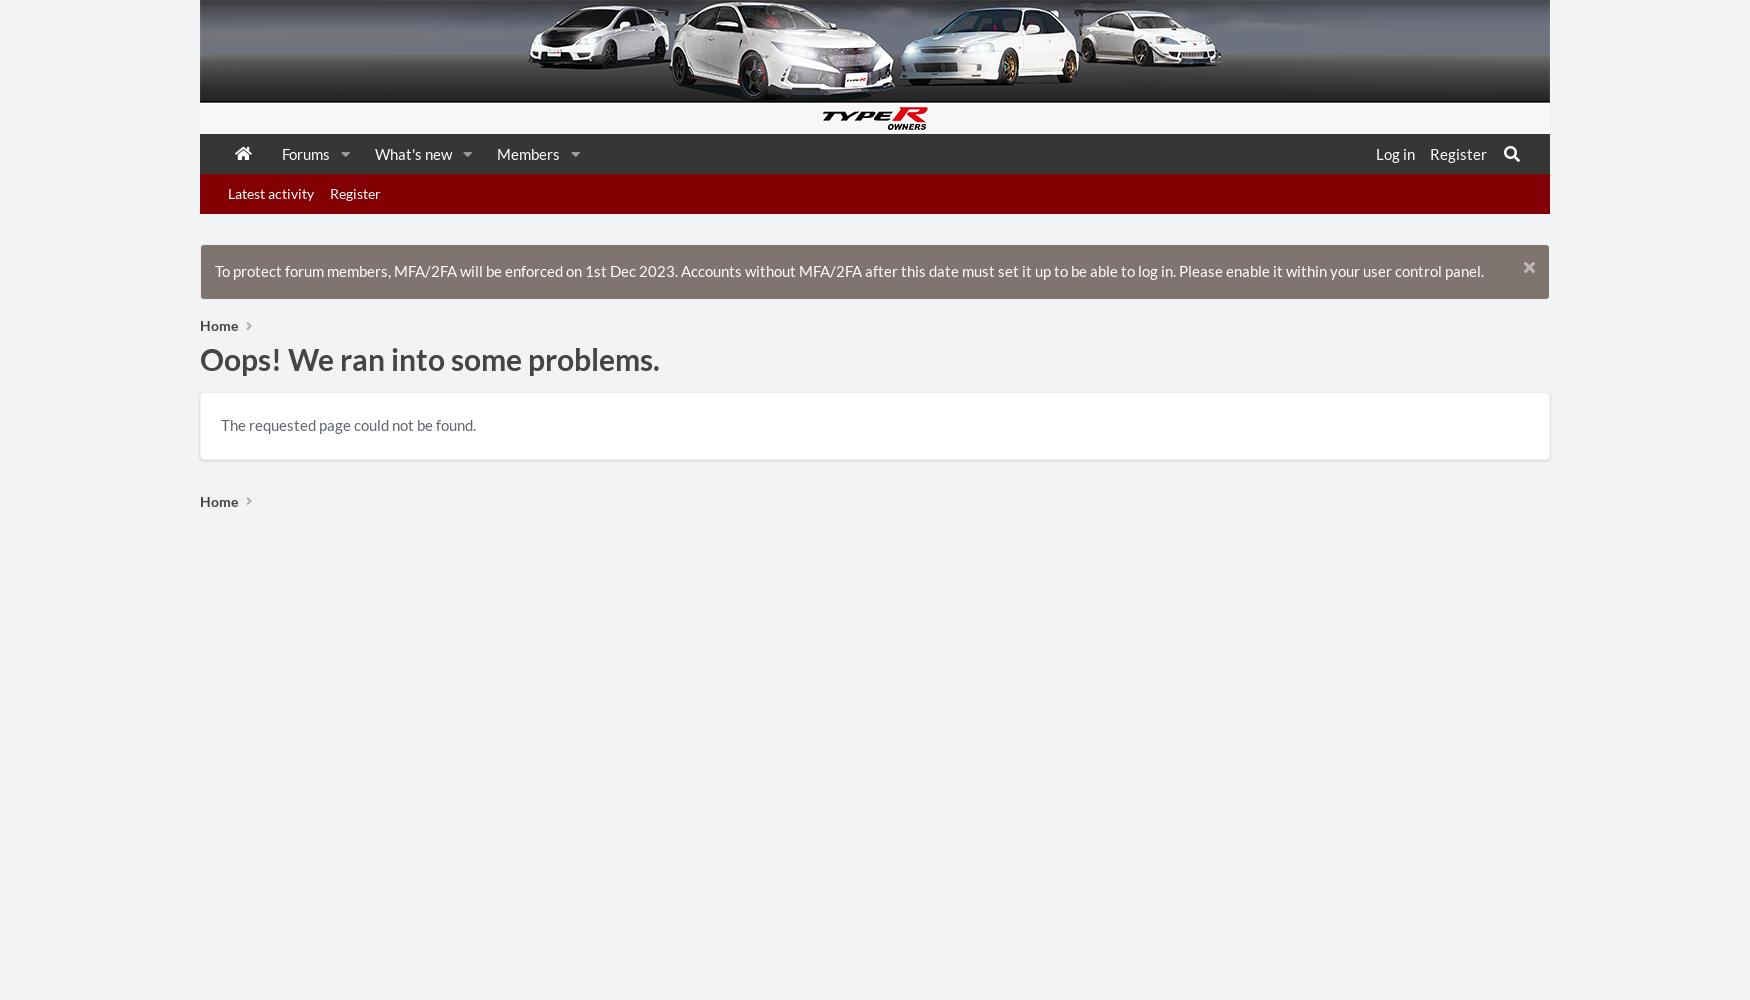 This screenshot has width=1750, height=1000. What do you see at coordinates (305, 154) in the screenshot?
I see `'Forums'` at bounding box center [305, 154].